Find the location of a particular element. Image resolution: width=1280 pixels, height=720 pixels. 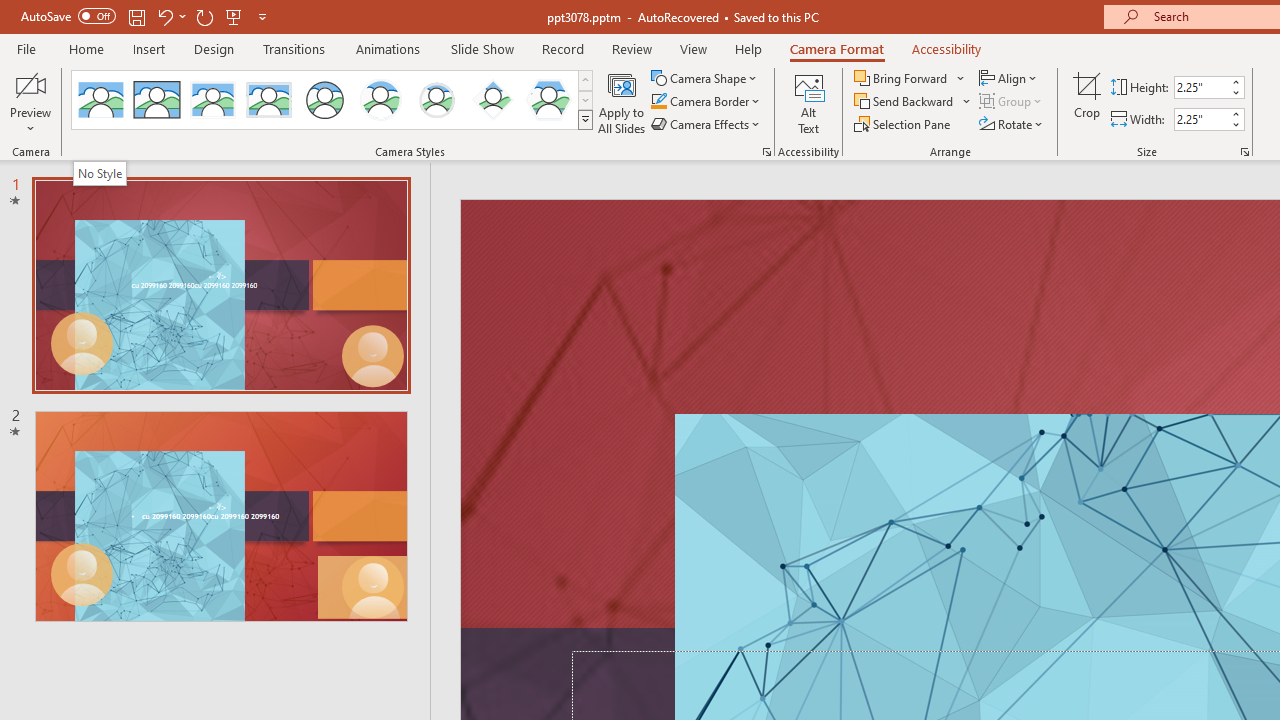

'More' is located at coordinates (1234, 113).